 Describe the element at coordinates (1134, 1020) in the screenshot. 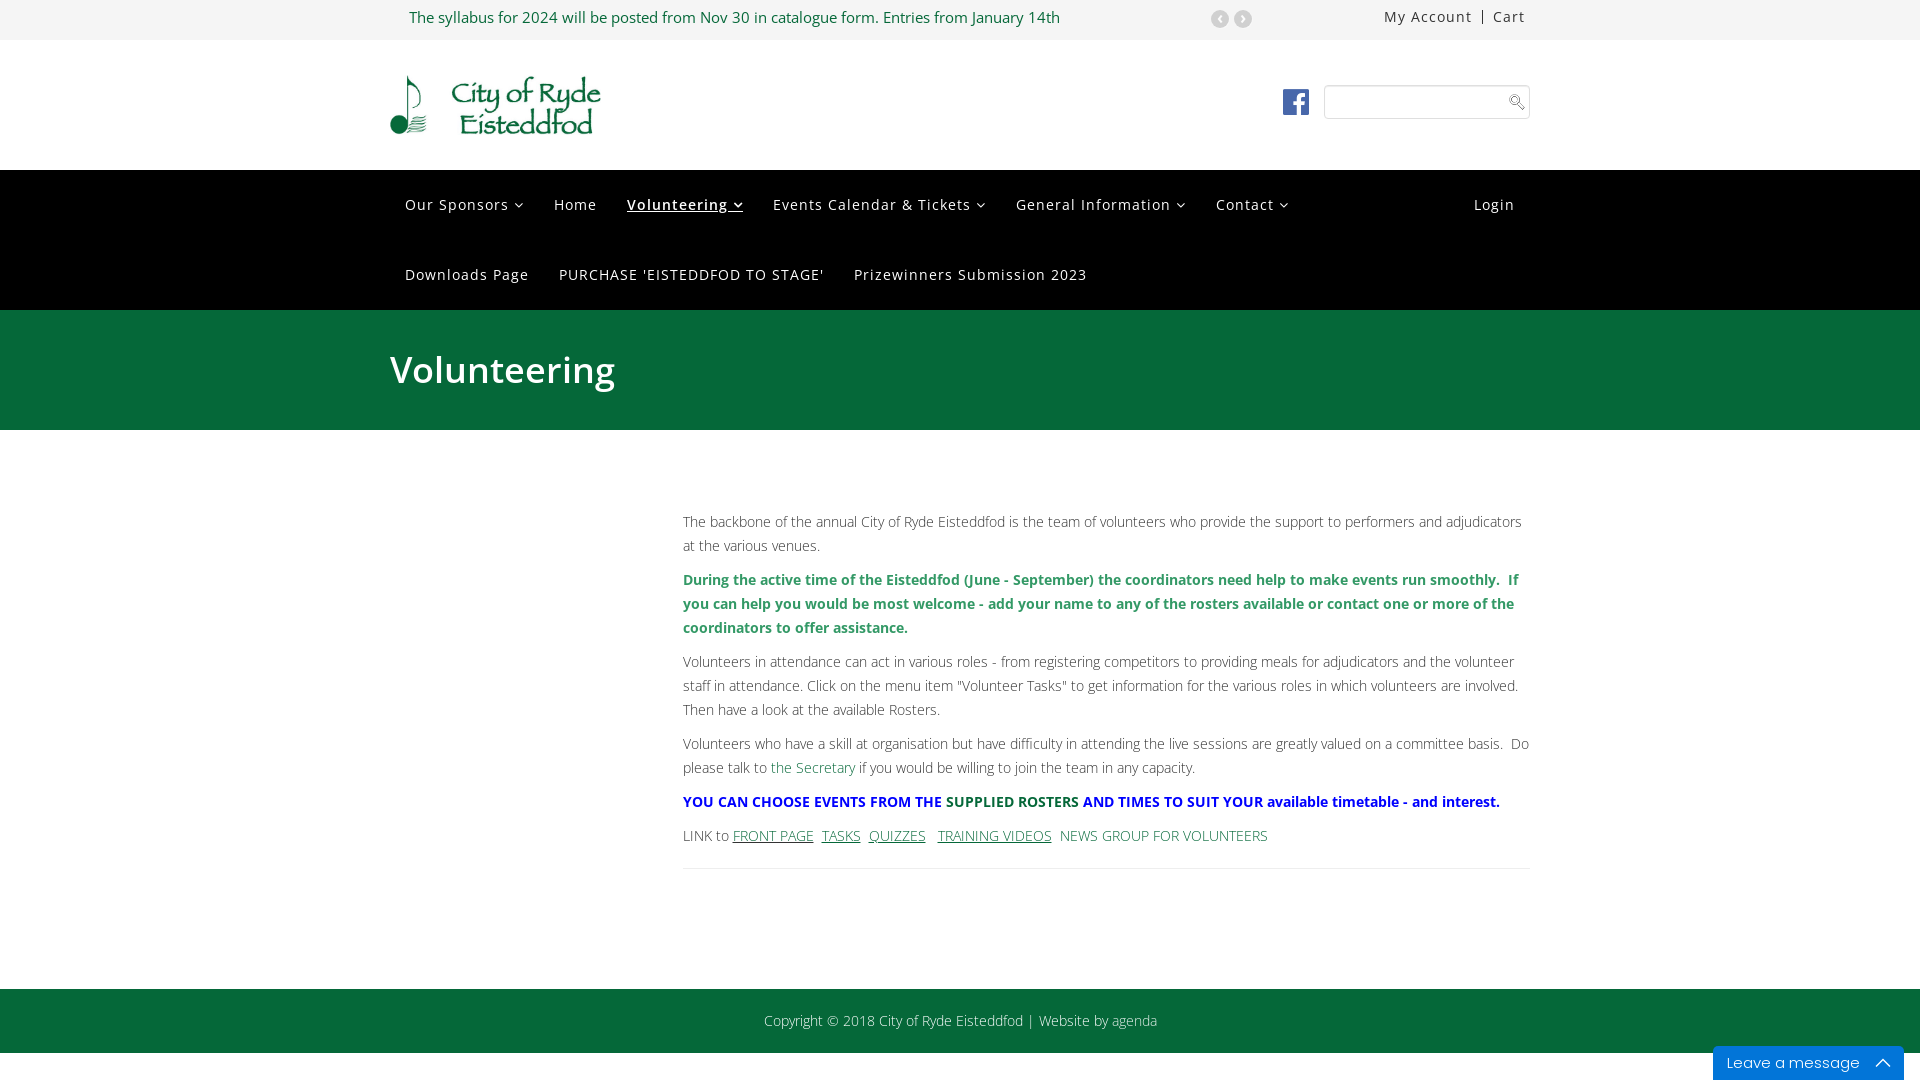

I see `'agenda'` at that location.